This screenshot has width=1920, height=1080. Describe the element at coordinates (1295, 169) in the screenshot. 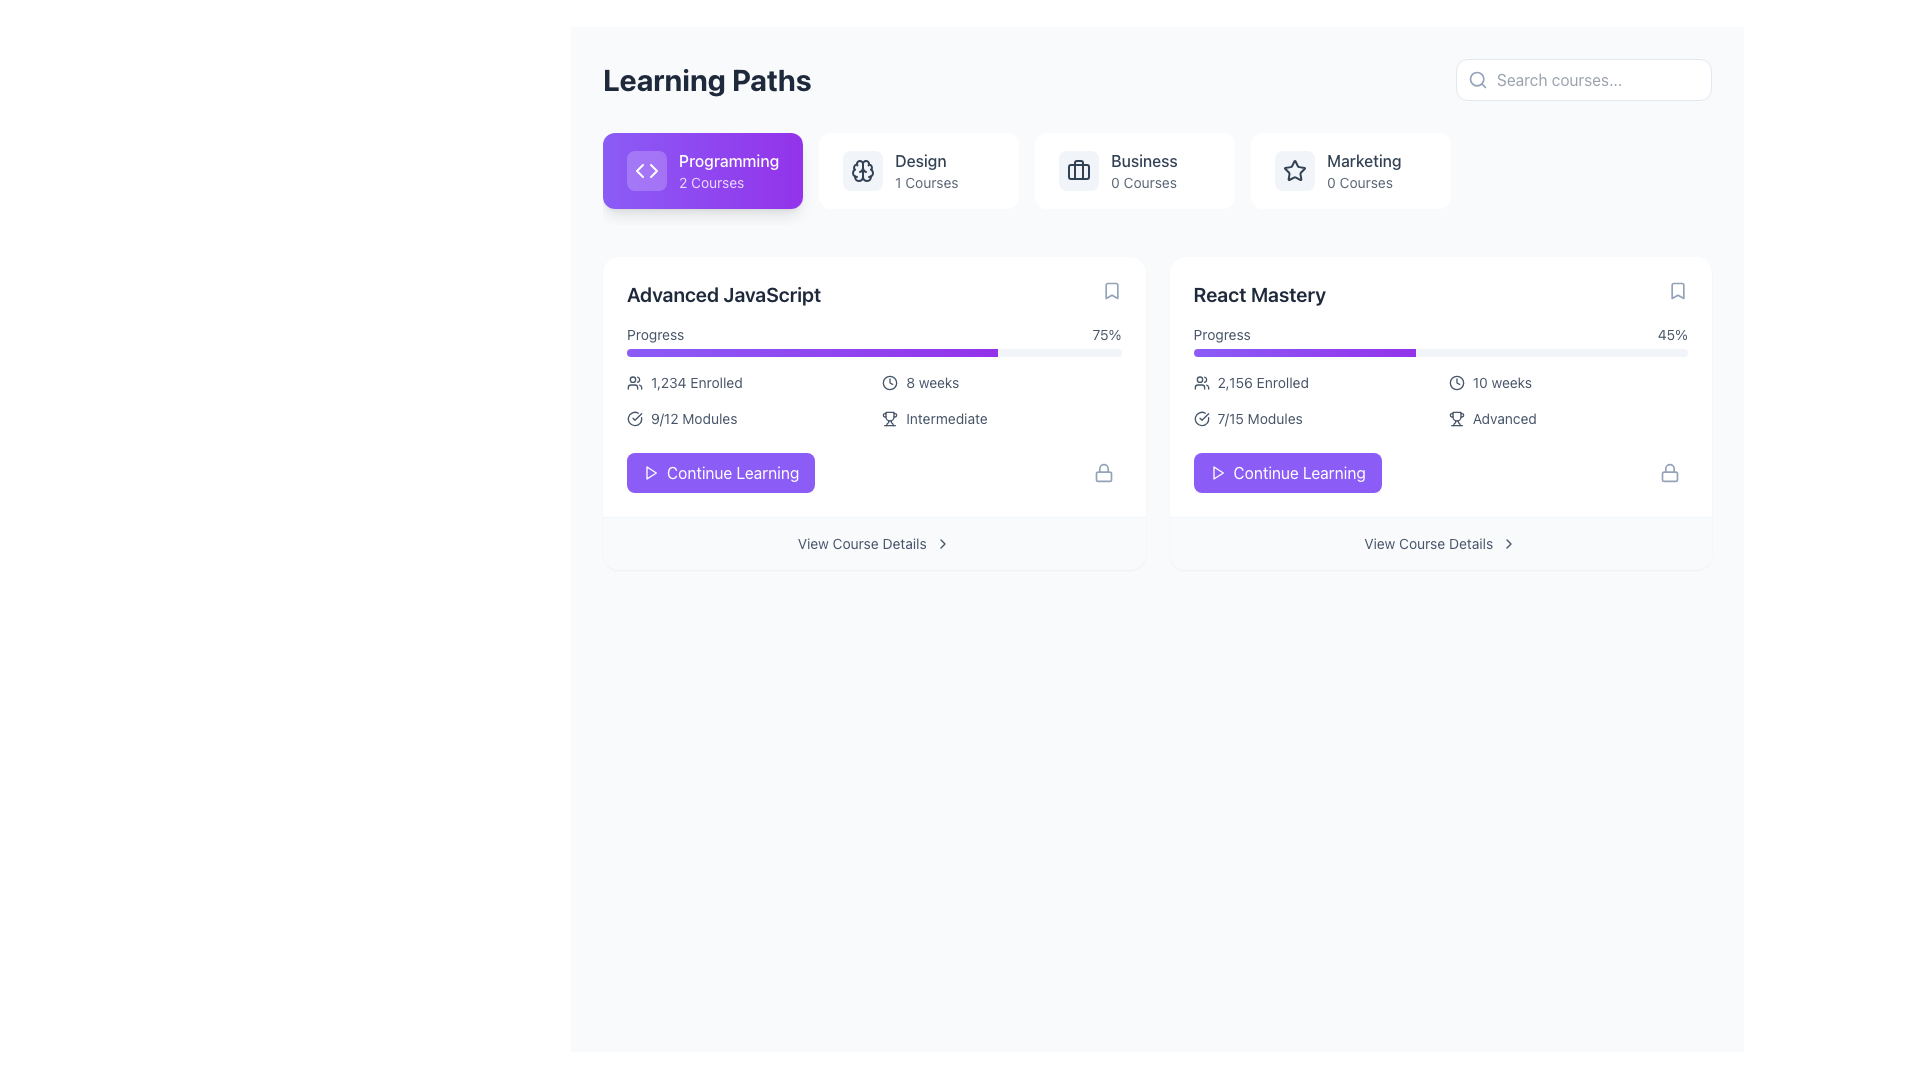

I see `the star icon in the 'Marketing' section to mark the category as favorite` at that location.